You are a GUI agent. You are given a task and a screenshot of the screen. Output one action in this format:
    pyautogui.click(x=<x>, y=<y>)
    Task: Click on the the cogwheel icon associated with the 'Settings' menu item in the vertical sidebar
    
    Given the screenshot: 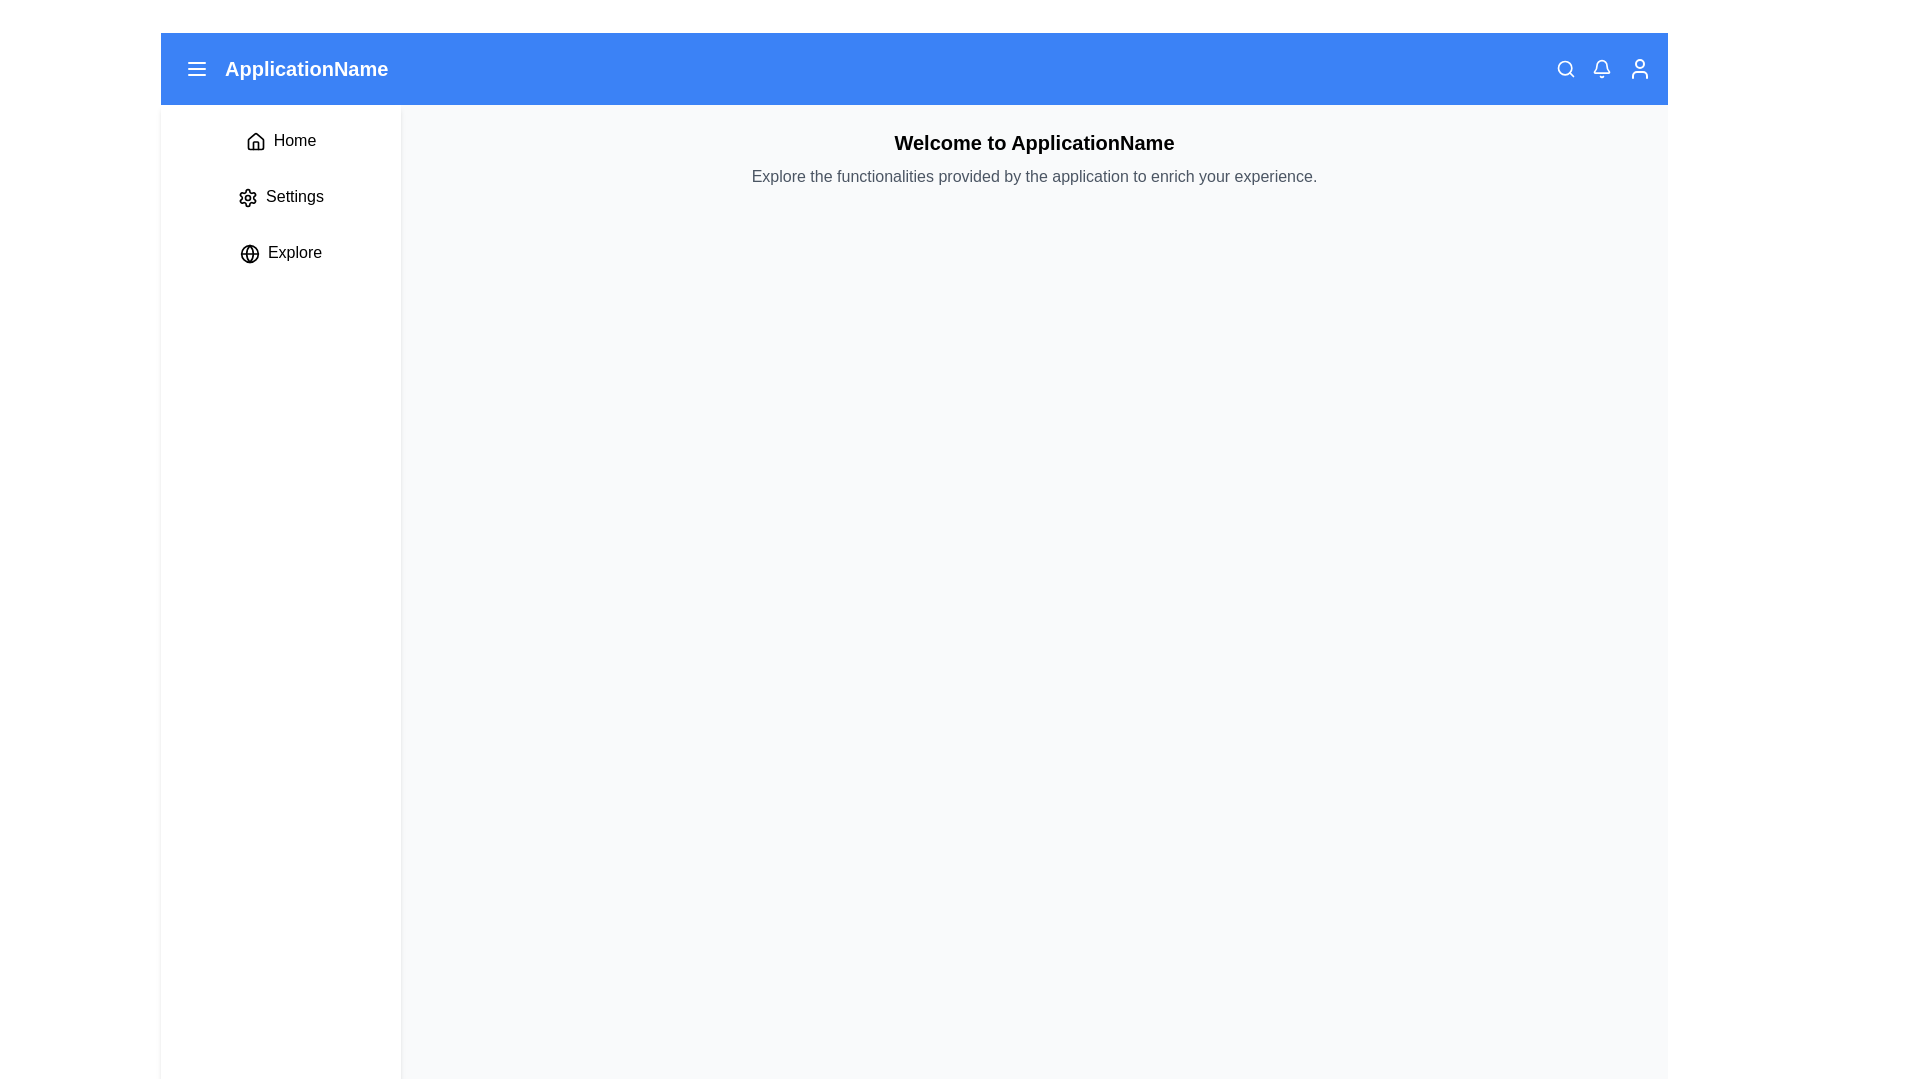 What is the action you would take?
    pyautogui.click(x=247, y=197)
    